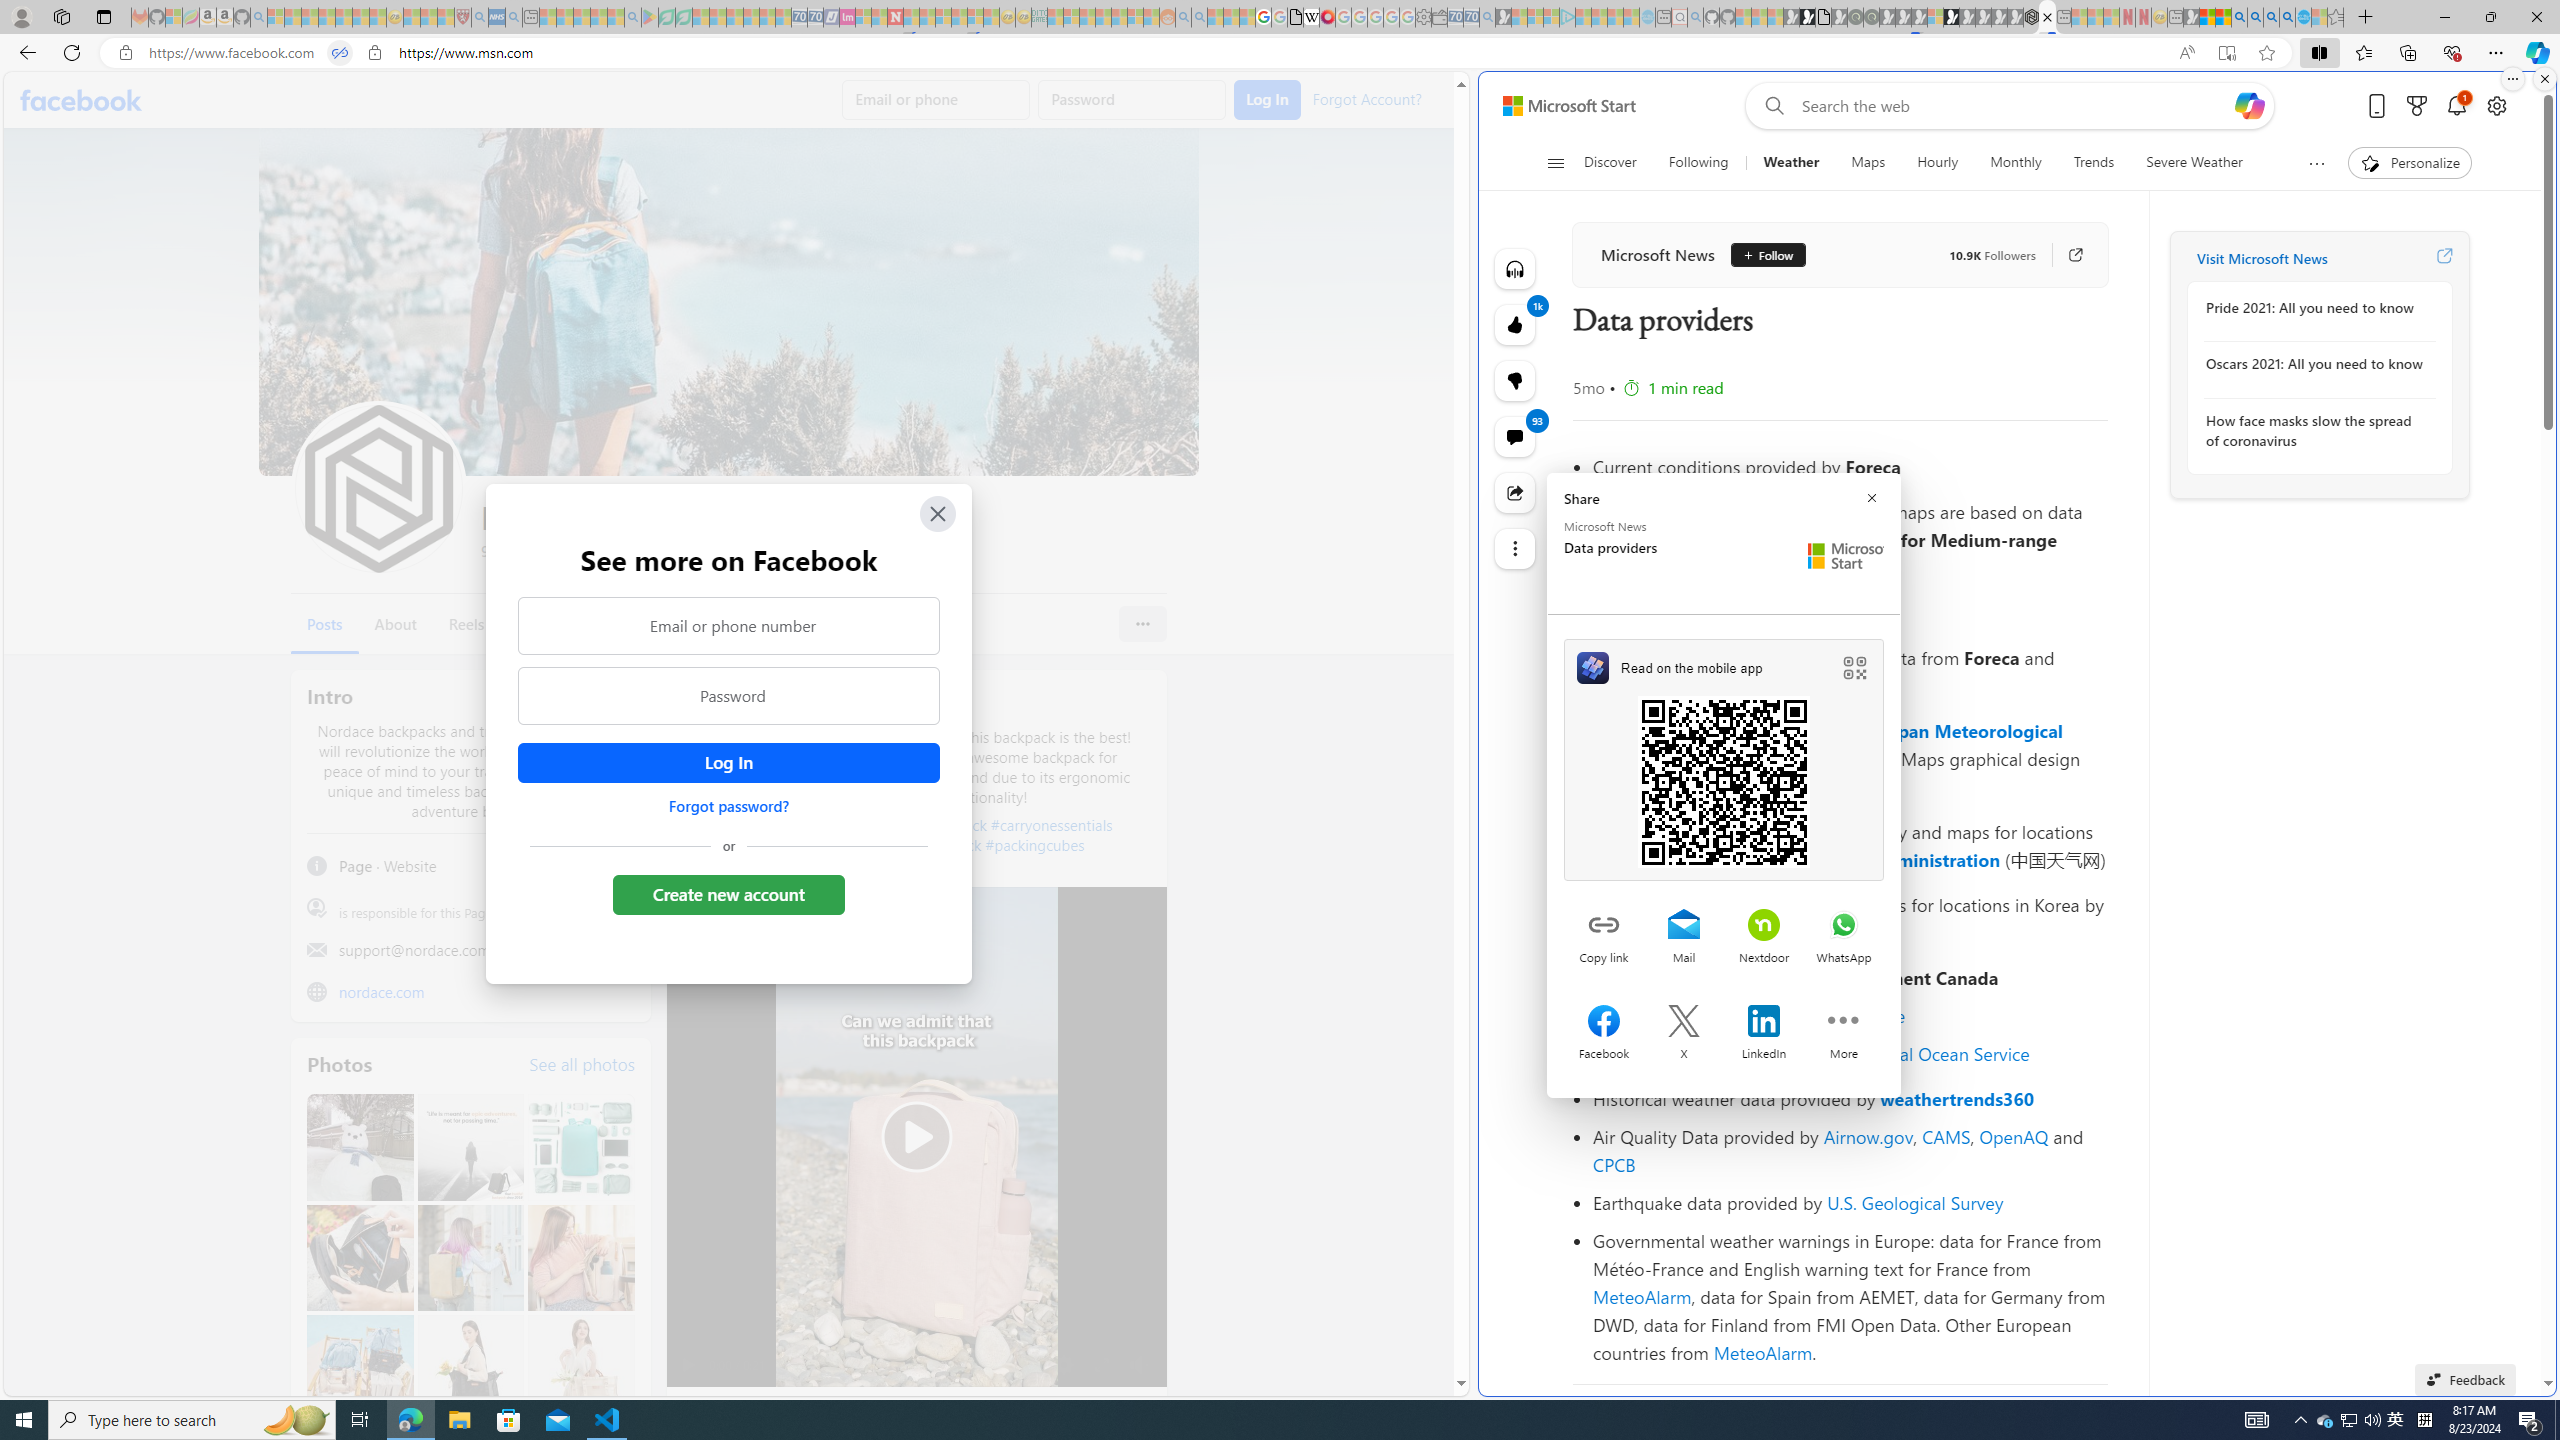  Describe the element at coordinates (2193, 162) in the screenshot. I see `'Severe Weather'` at that location.